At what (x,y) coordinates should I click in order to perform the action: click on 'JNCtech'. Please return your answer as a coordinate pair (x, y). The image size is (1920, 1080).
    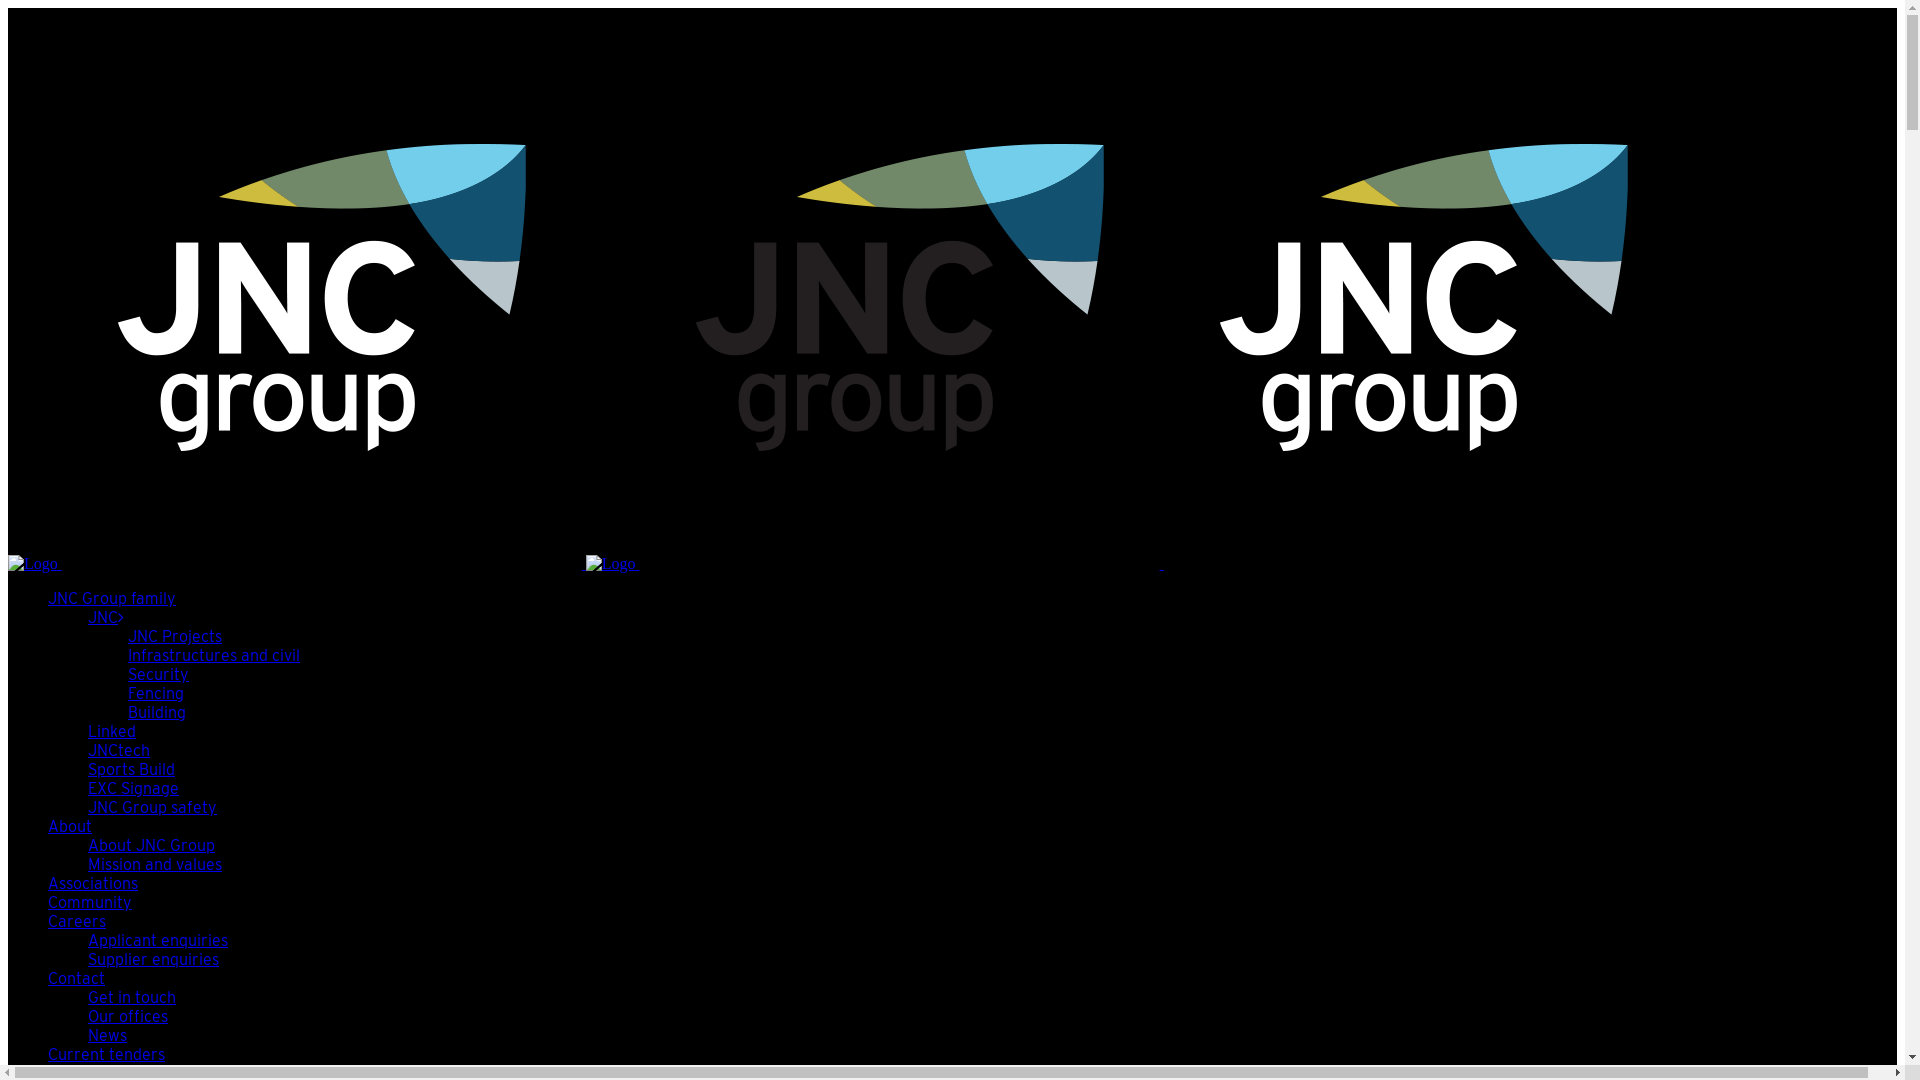
    Looking at the image, I should click on (118, 750).